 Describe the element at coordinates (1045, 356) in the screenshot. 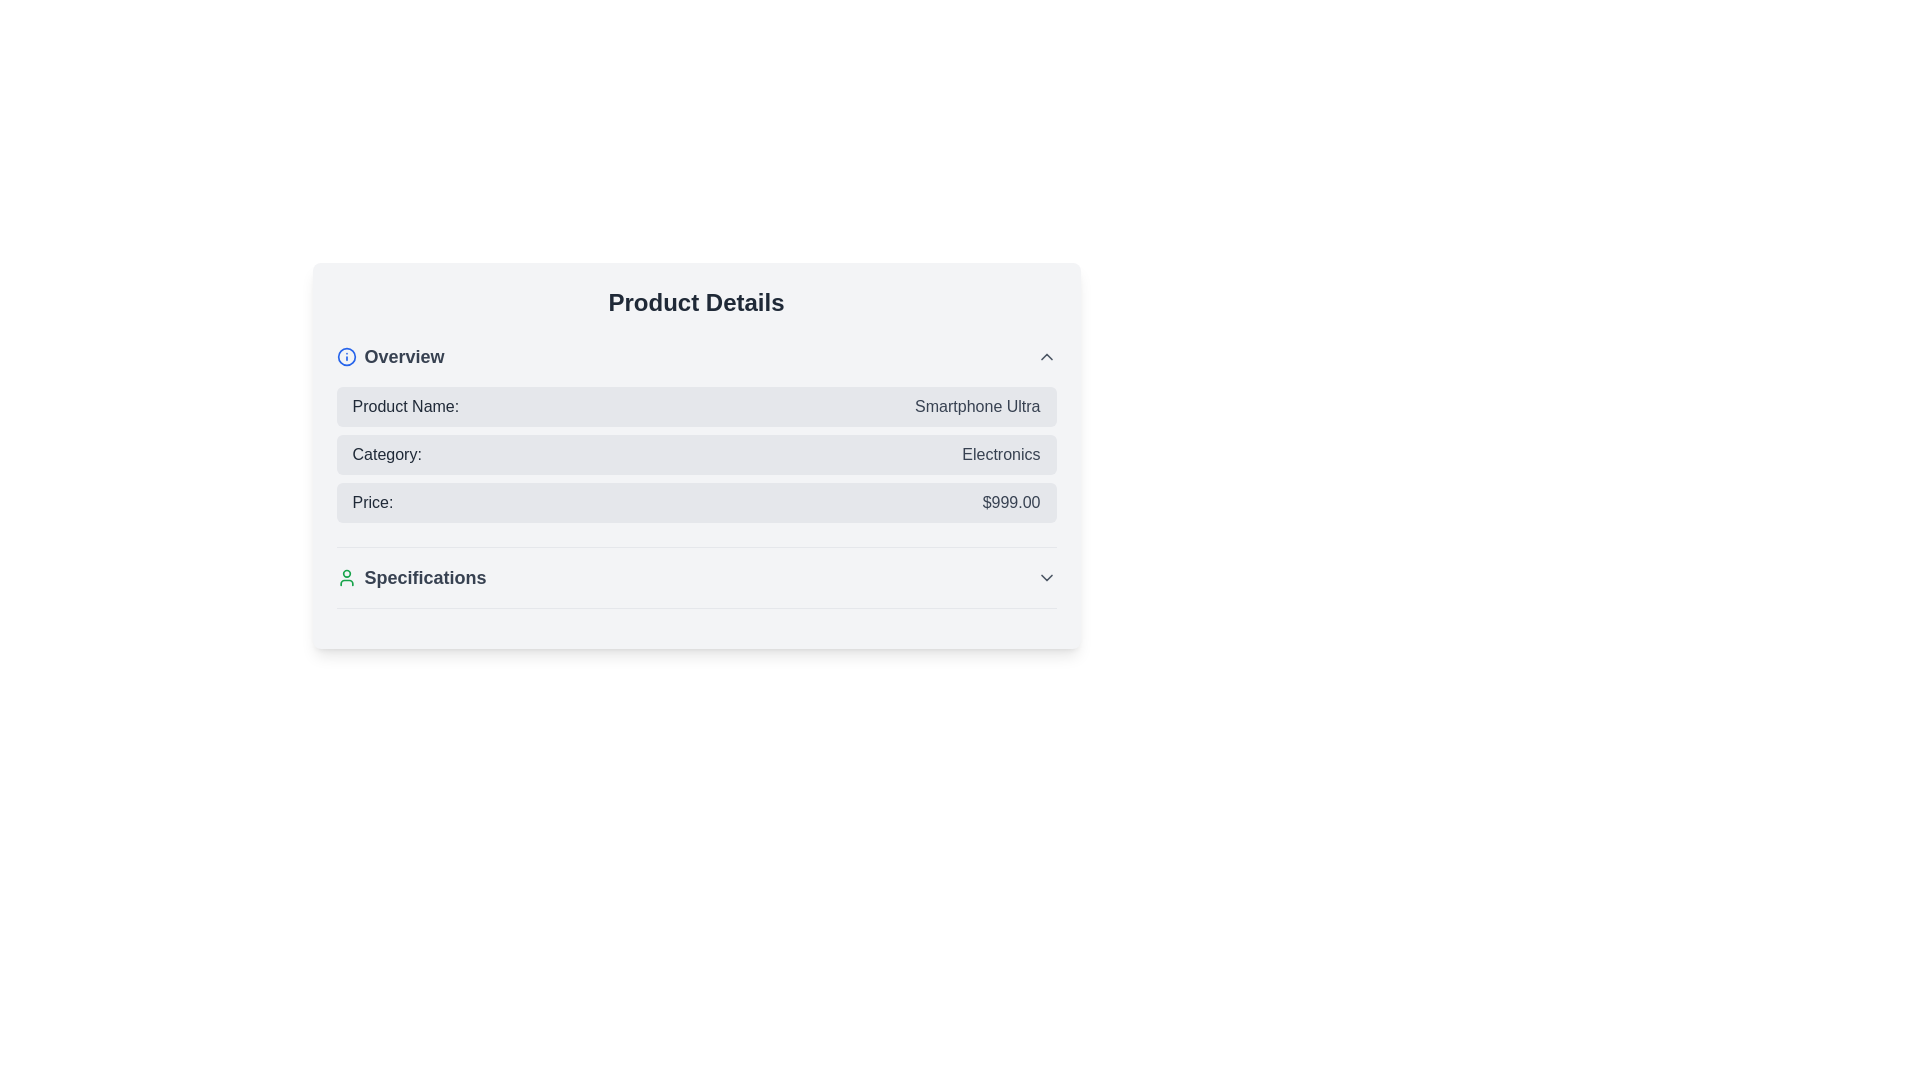

I see `the Chevron icon located to the far right of the 'Overview' section header` at that location.